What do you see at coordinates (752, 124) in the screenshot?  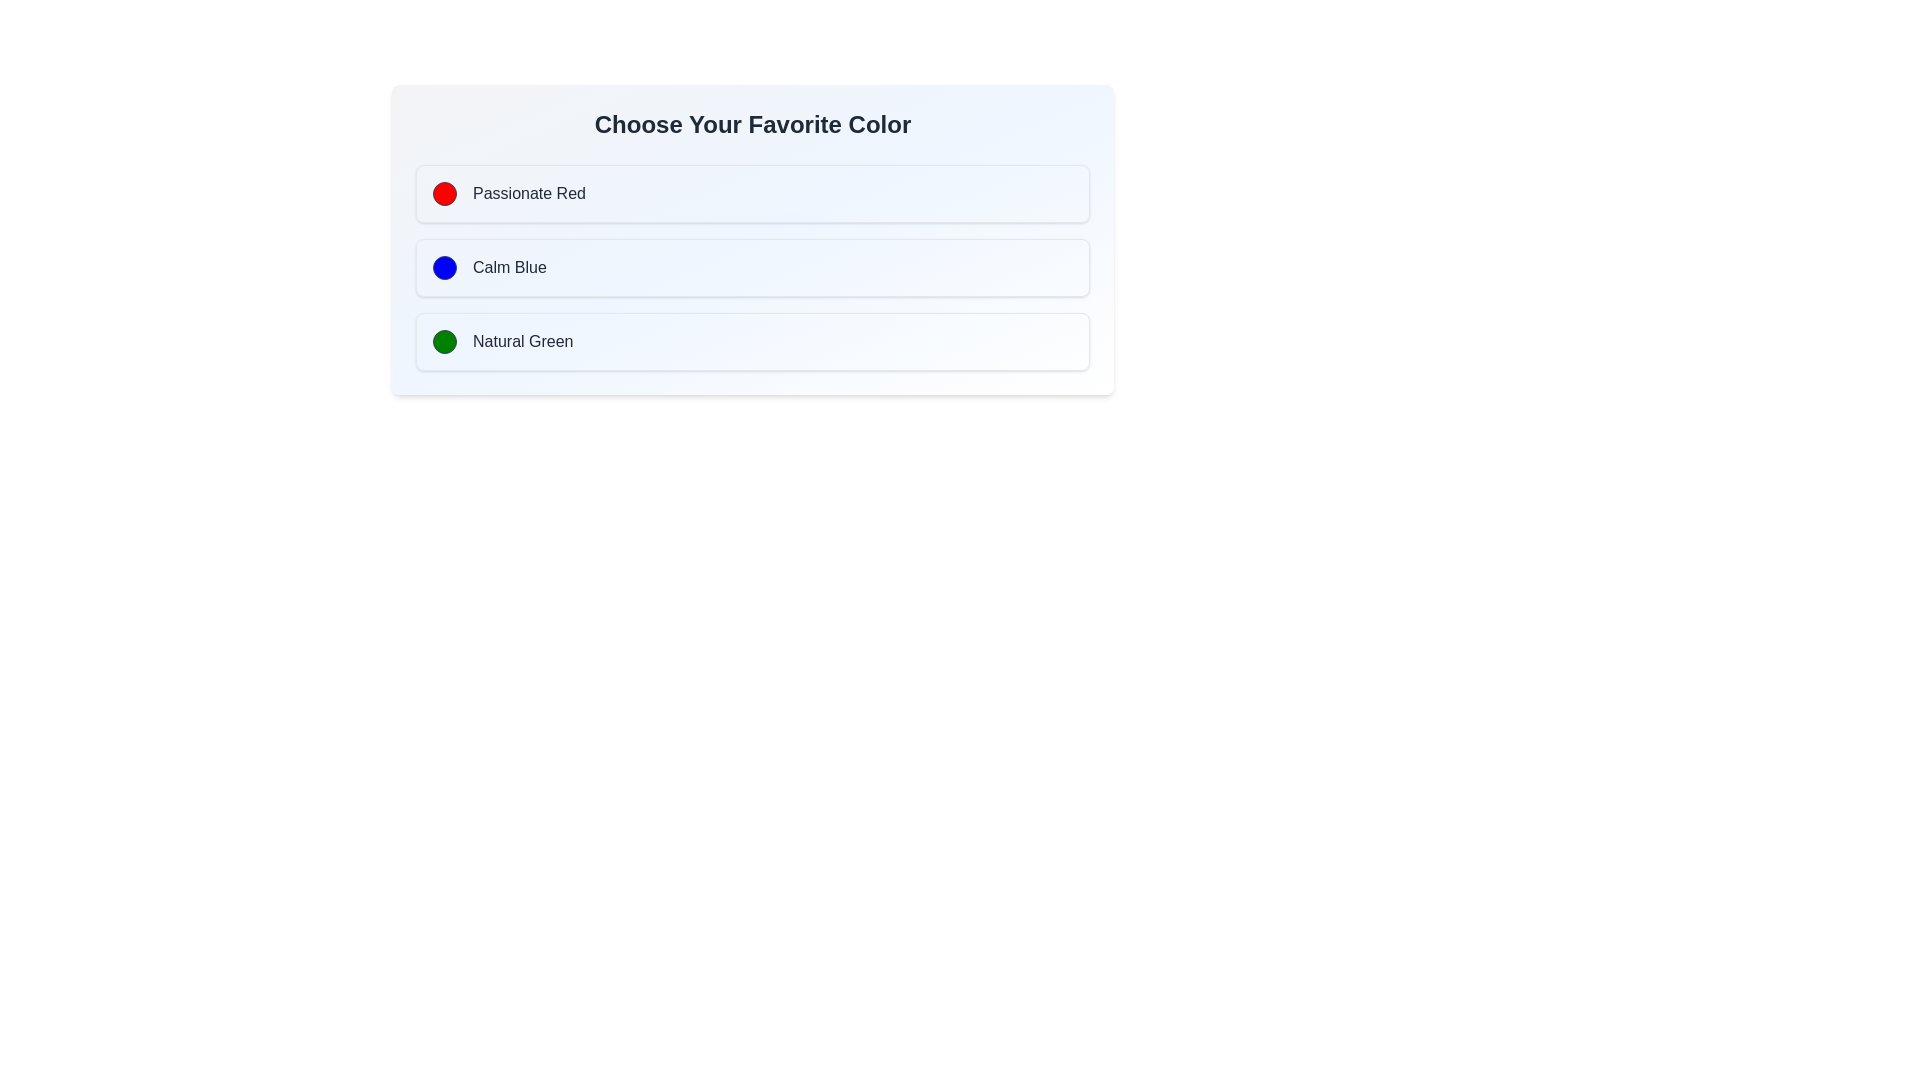 I see `the bold header displaying 'Choose Your Favorite Color' located at the top of the section above the color options` at bounding box center [752, 124].